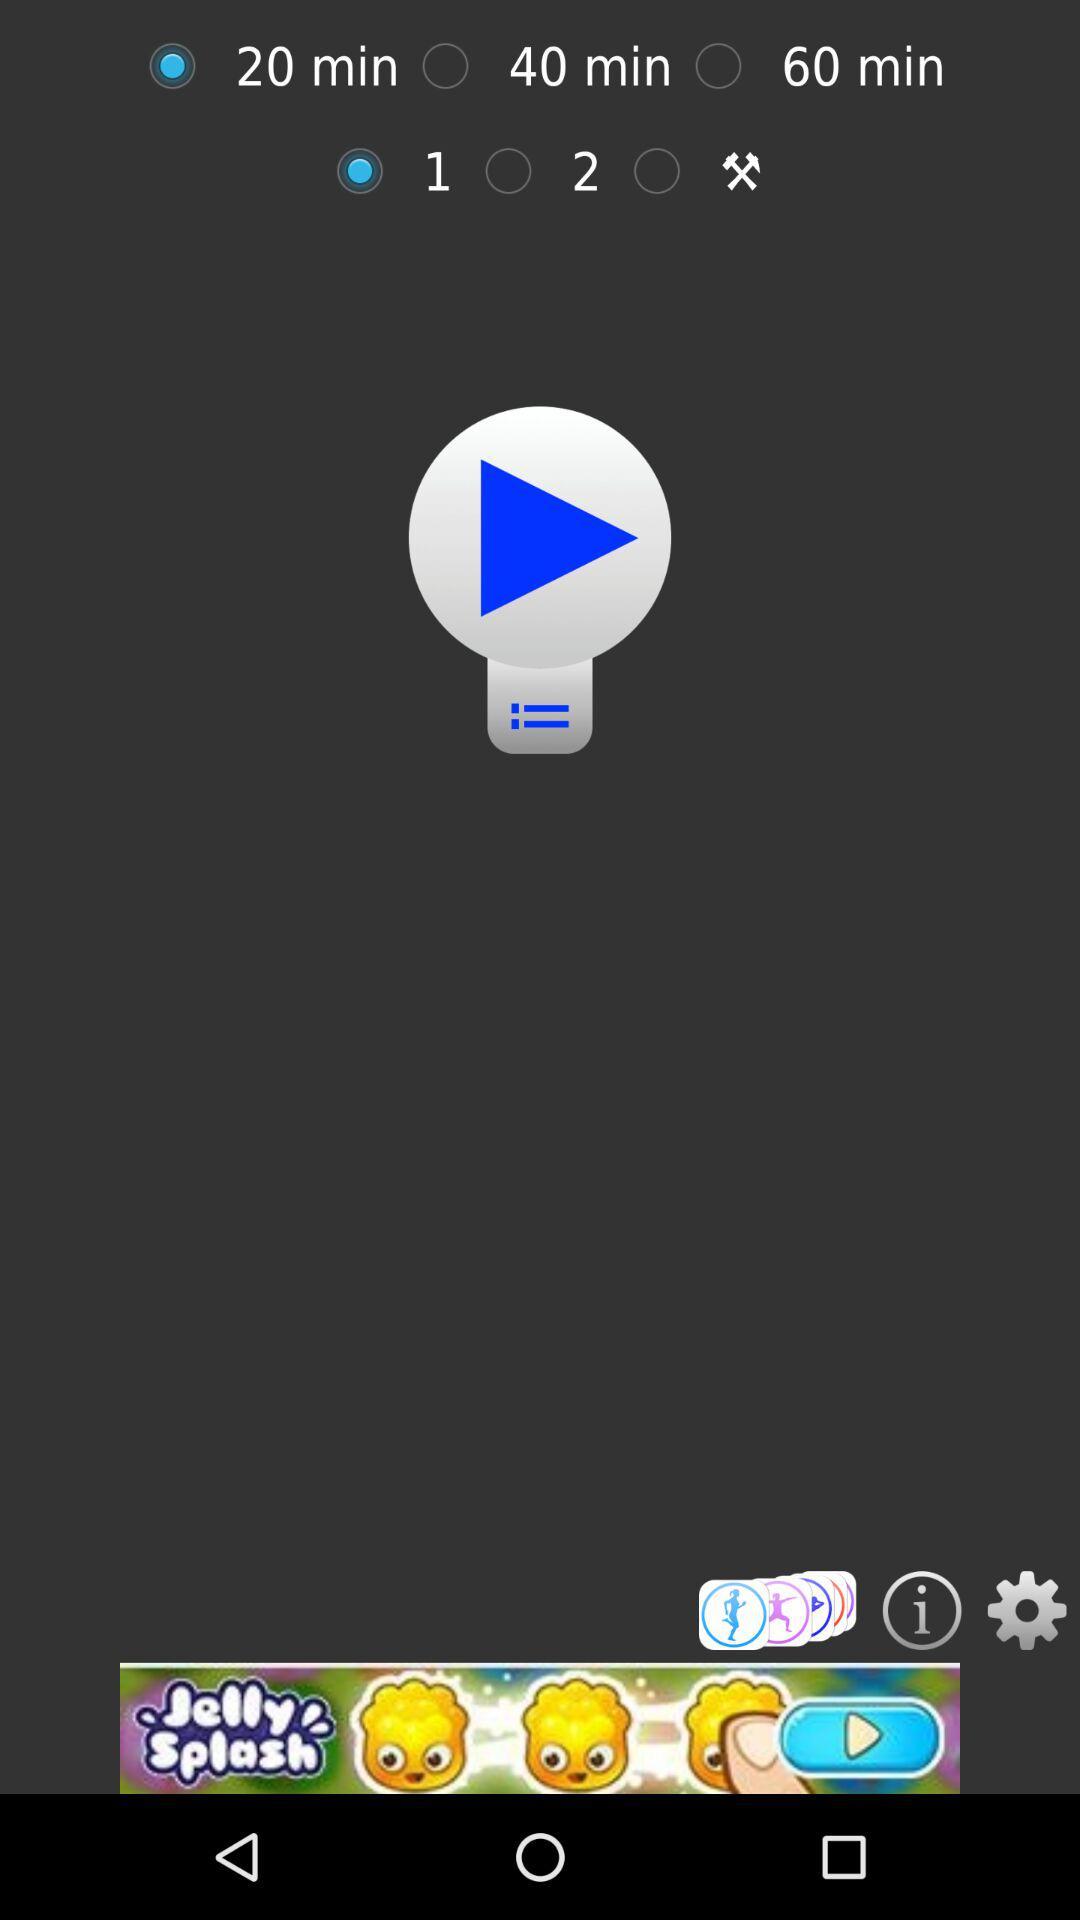 This screenshot has height=1920, width=1080. I want to click on button, so click(182, 66).